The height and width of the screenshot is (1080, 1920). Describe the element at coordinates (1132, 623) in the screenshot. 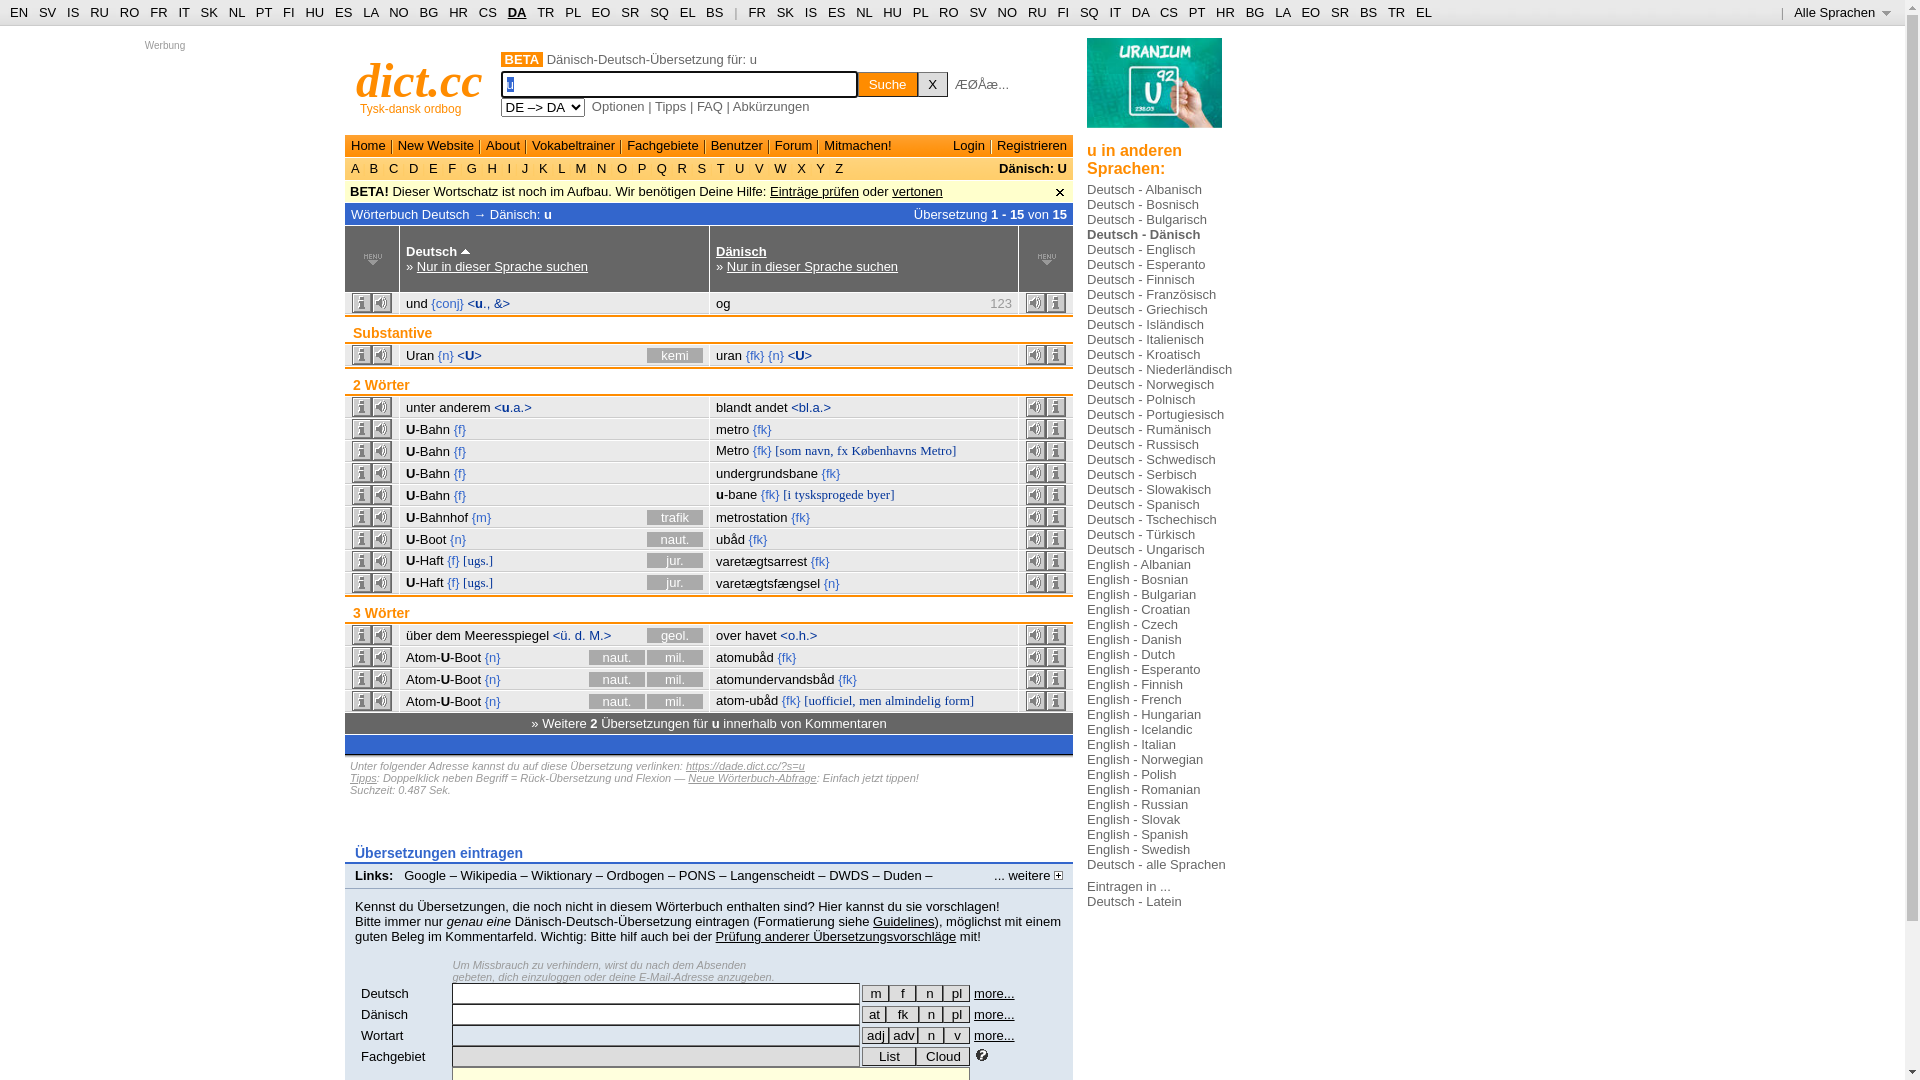

I see `'English - Czech'` at that location.